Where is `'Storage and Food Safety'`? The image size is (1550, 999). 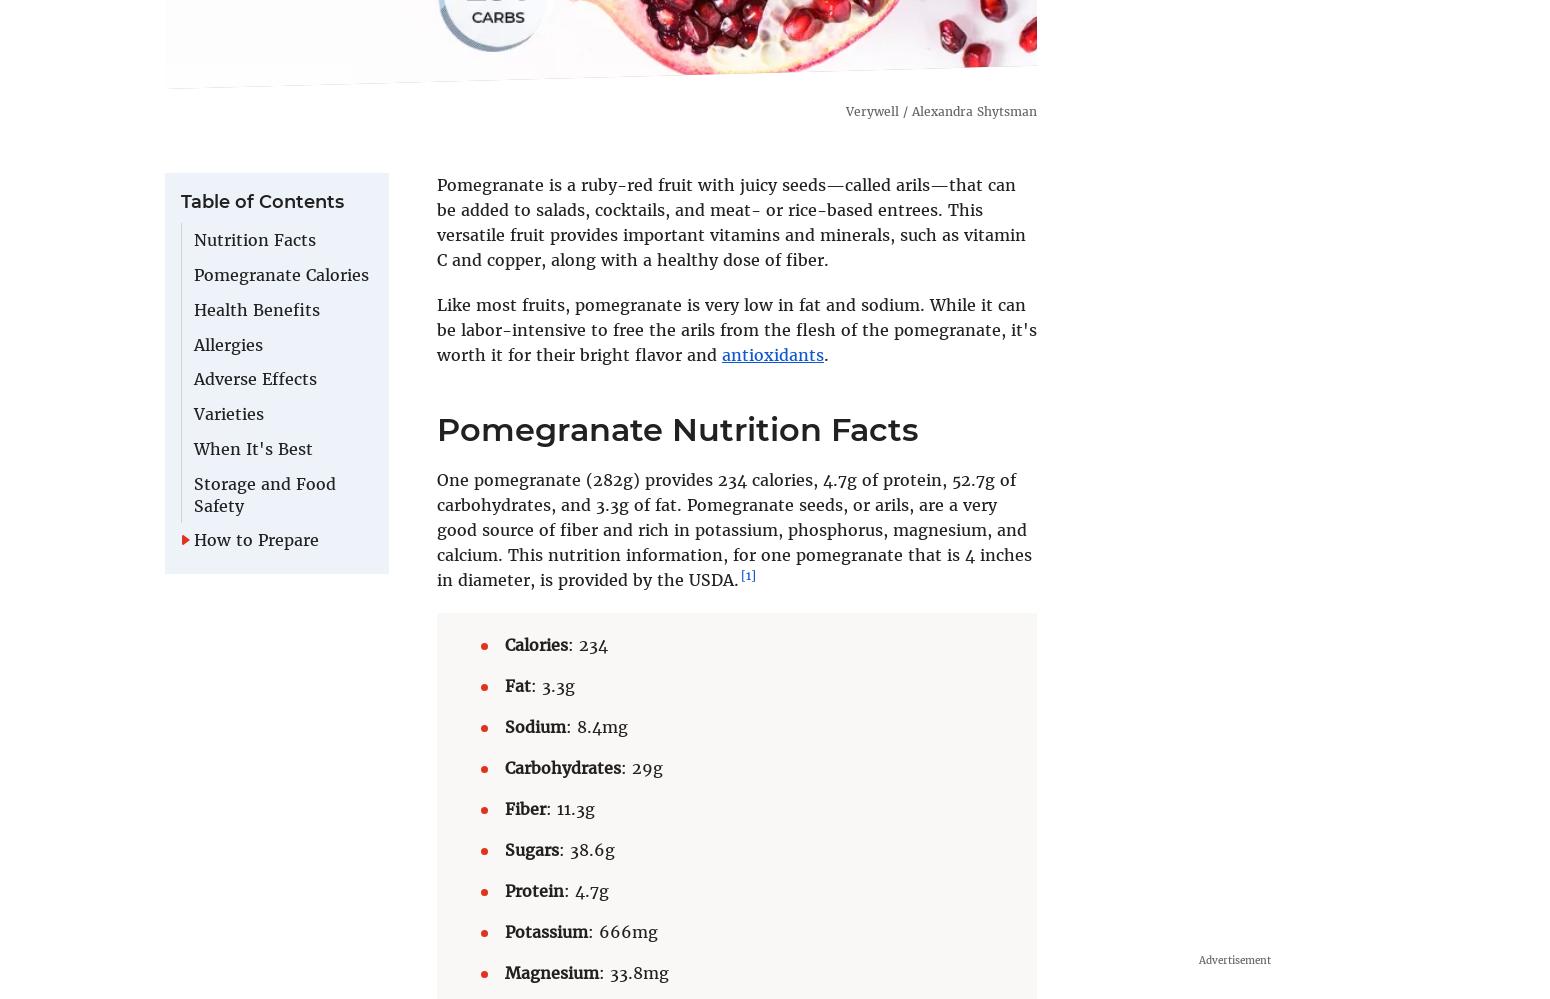
'Storage and Food Safety' is located at coordinates (193, 494).